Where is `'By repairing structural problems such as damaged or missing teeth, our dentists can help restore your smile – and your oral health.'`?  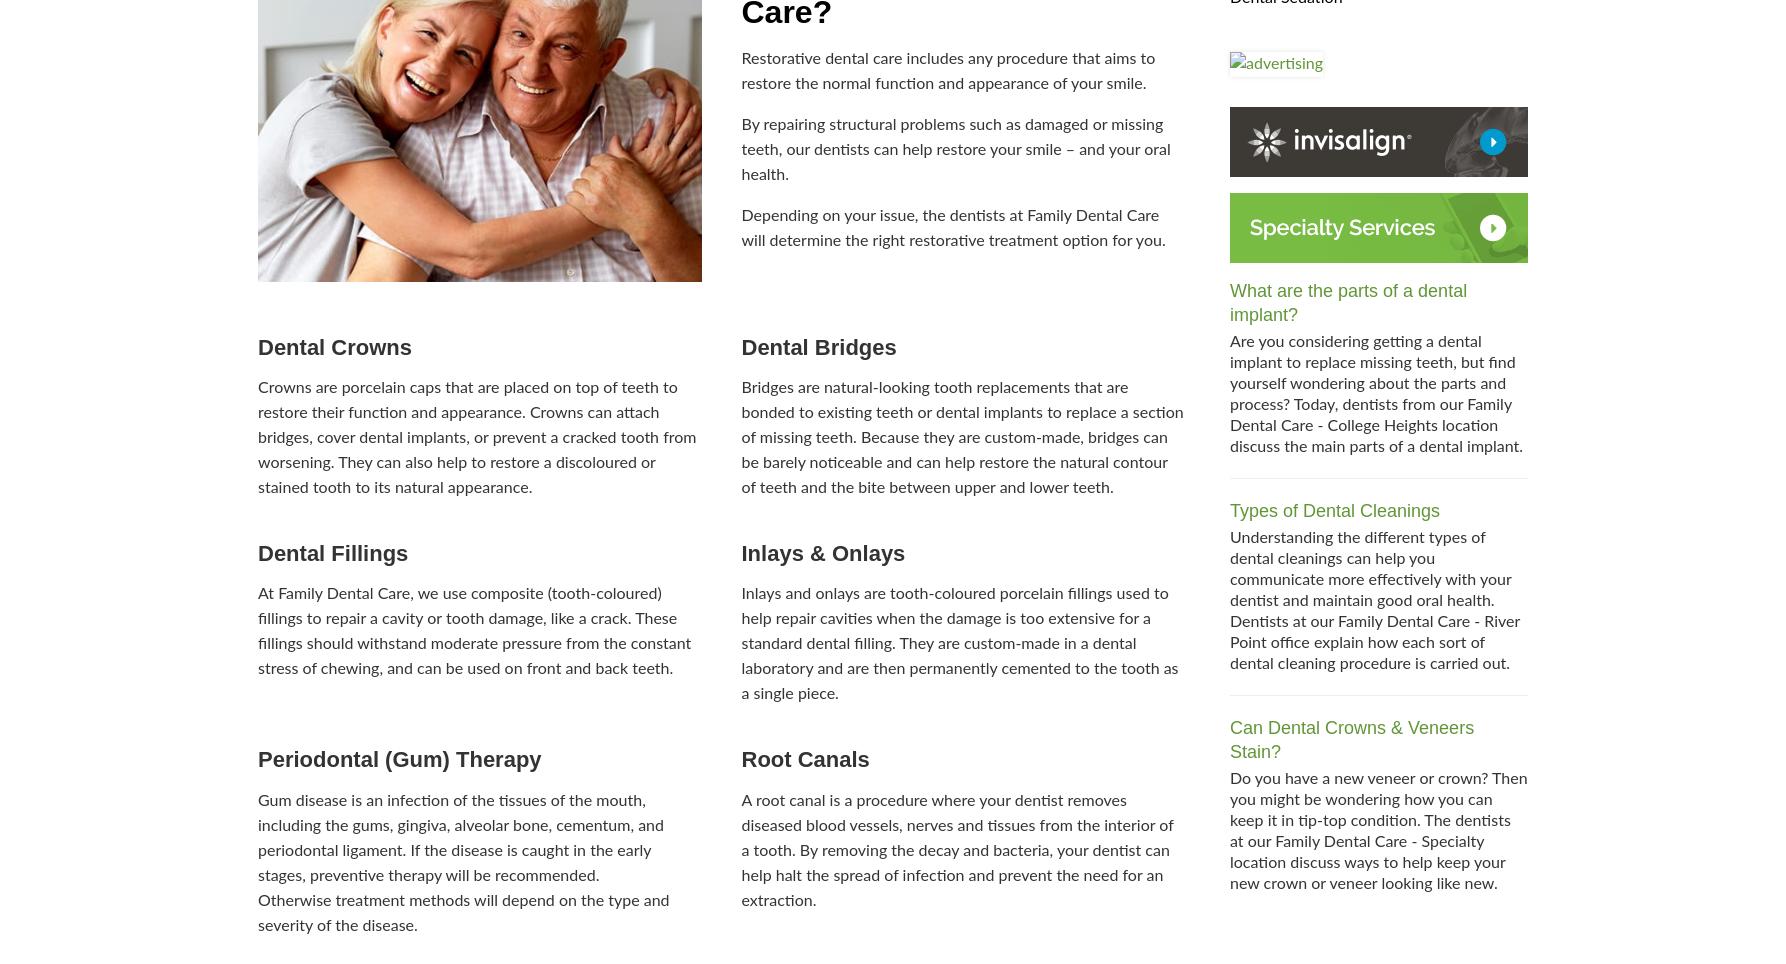 'By repairing structural problems such as damaged or missing teeth, our dentists can help restore your smile – and your oral health.' is located at coordinates (955, 149).